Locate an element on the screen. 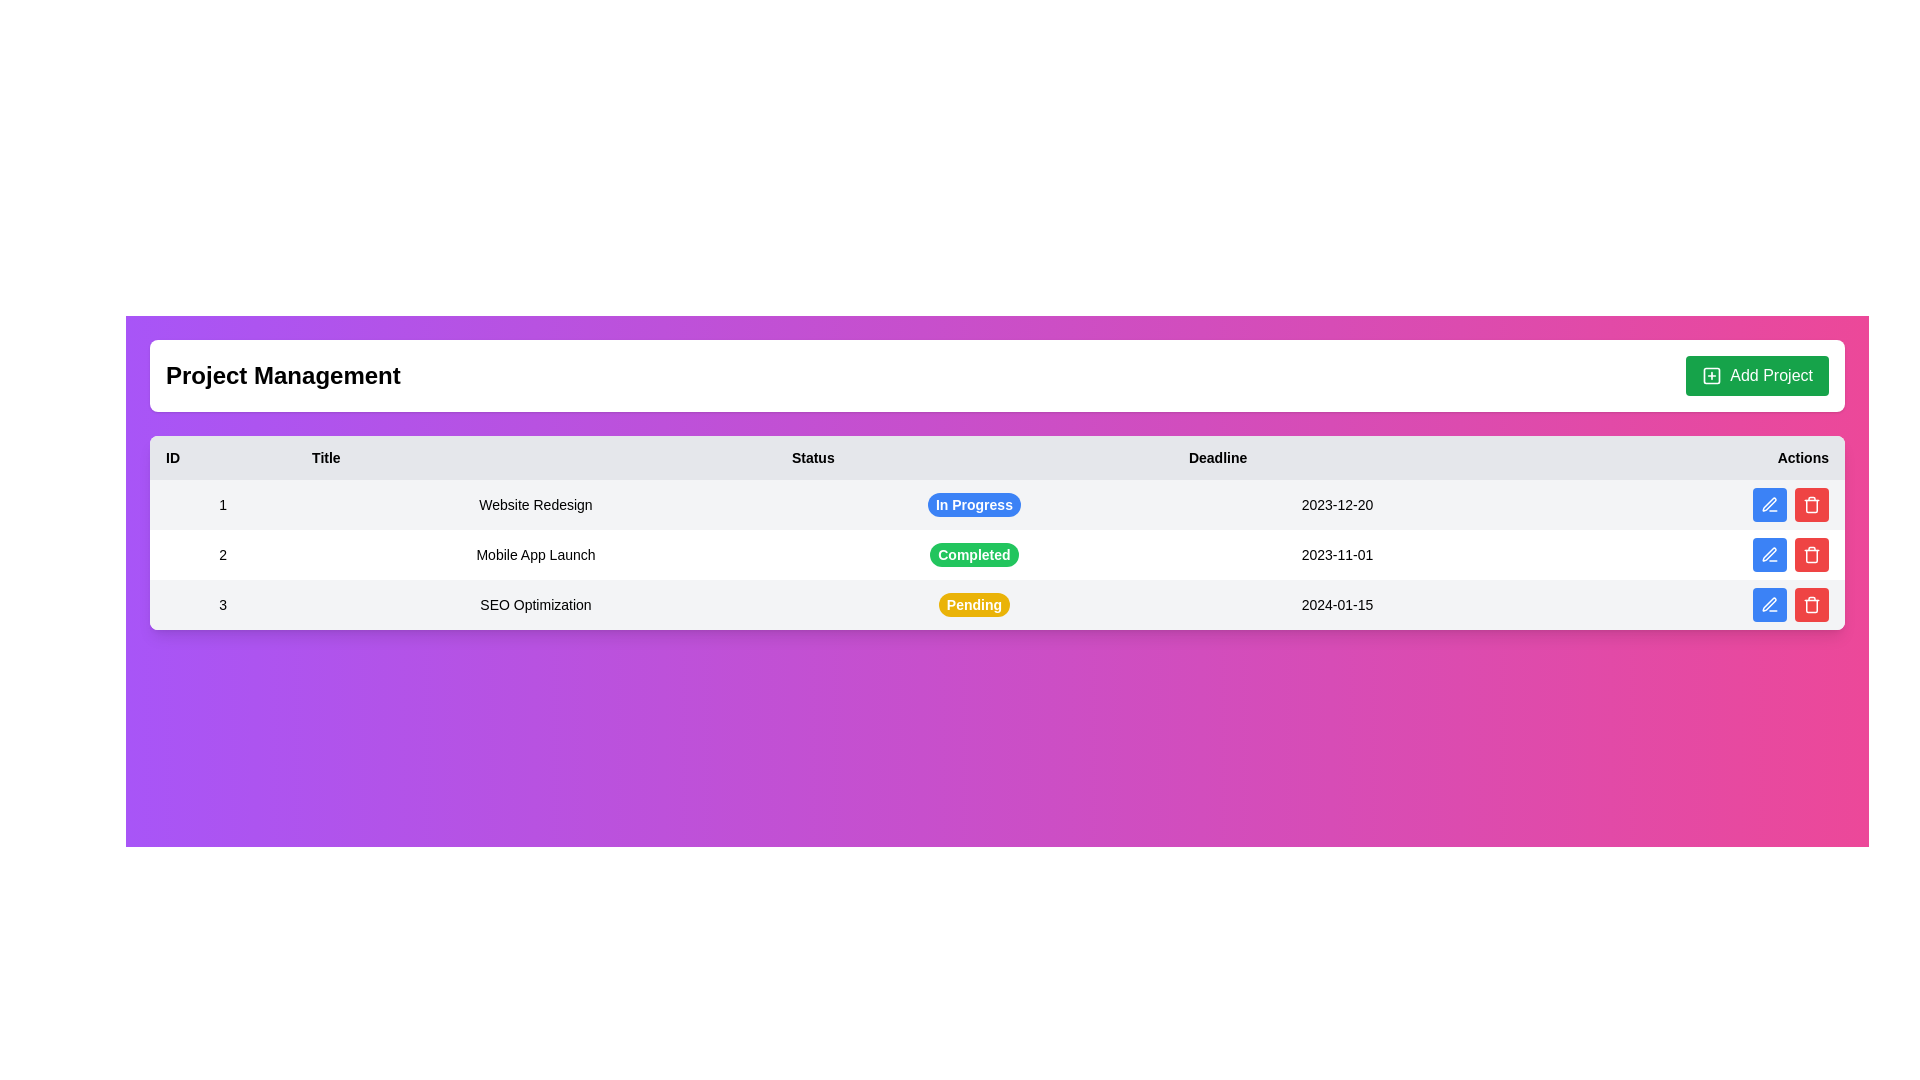 This screenshot has width=1920, height=1080. the text label displaying 'Website Redesign' located in the second column of the first row of the data table under the 'Title' header is located at coordinates (536, 504).